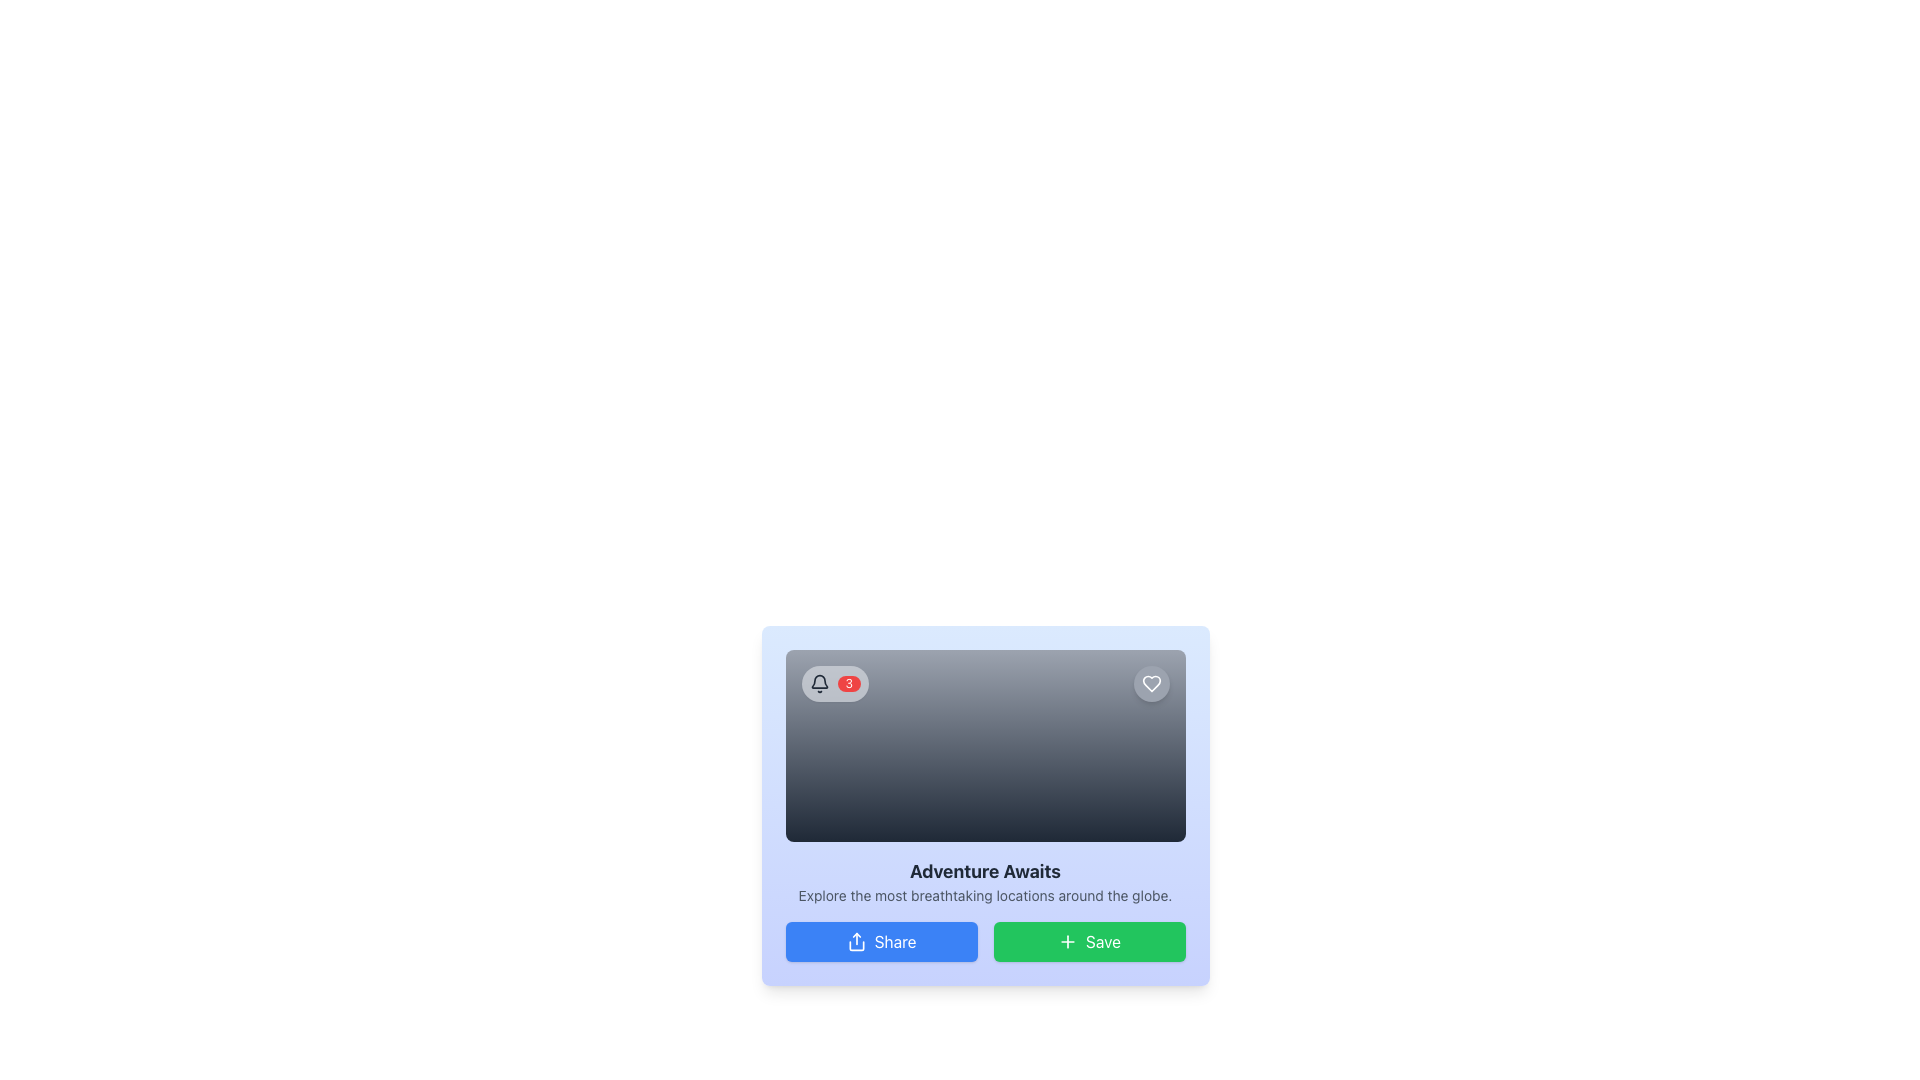 This screenshot has height=1080, width=1920. Describe the element at coordinates (985, 805) in the screenshot. I see `the Card Component that presents information about an exploration theme, located in the lower half of the interface` at that location.